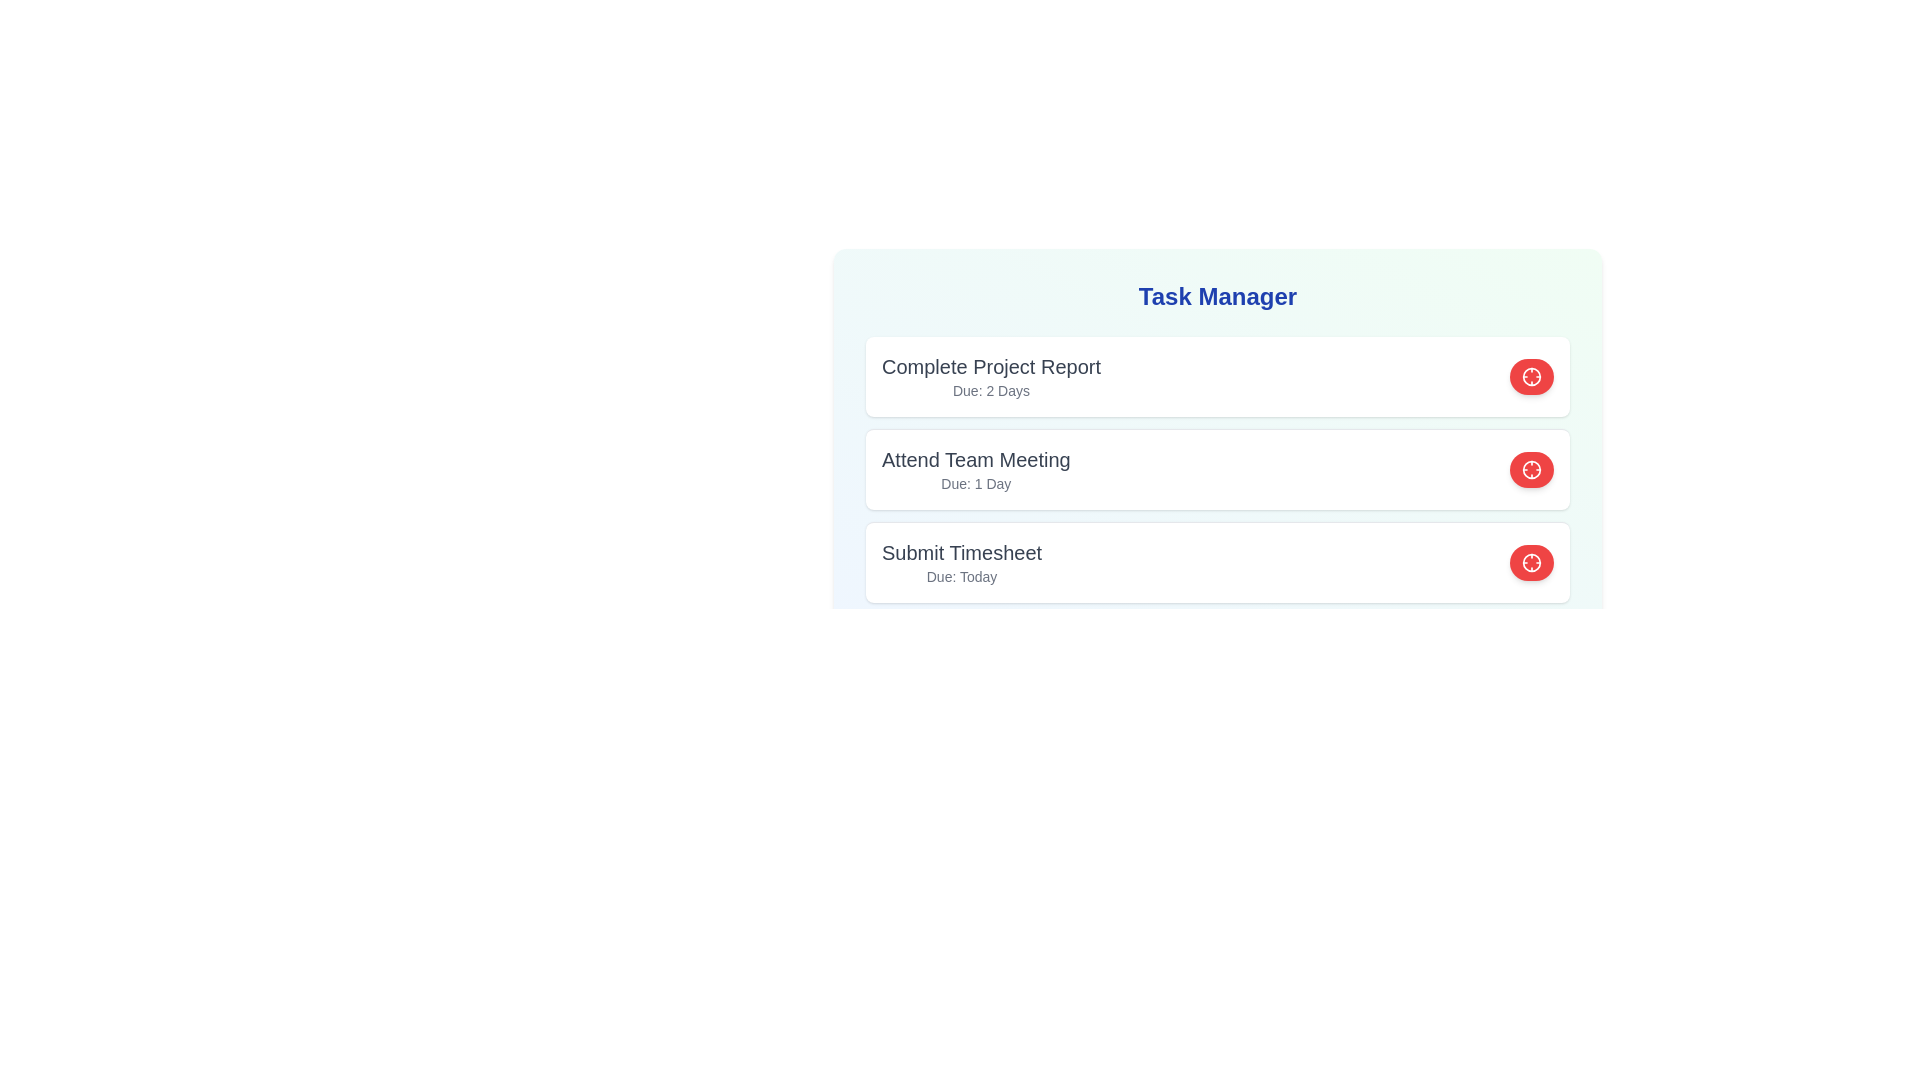 This screenshot has width=1920, height=1080. What do you see at coordinates (991, 366) in the screenshot?
I see `the text label displaying 'Complete Project Report' which is styled with a bold appearance and dark gray color, located under the 'Task Manager' header` at bounding box center [991, 366].